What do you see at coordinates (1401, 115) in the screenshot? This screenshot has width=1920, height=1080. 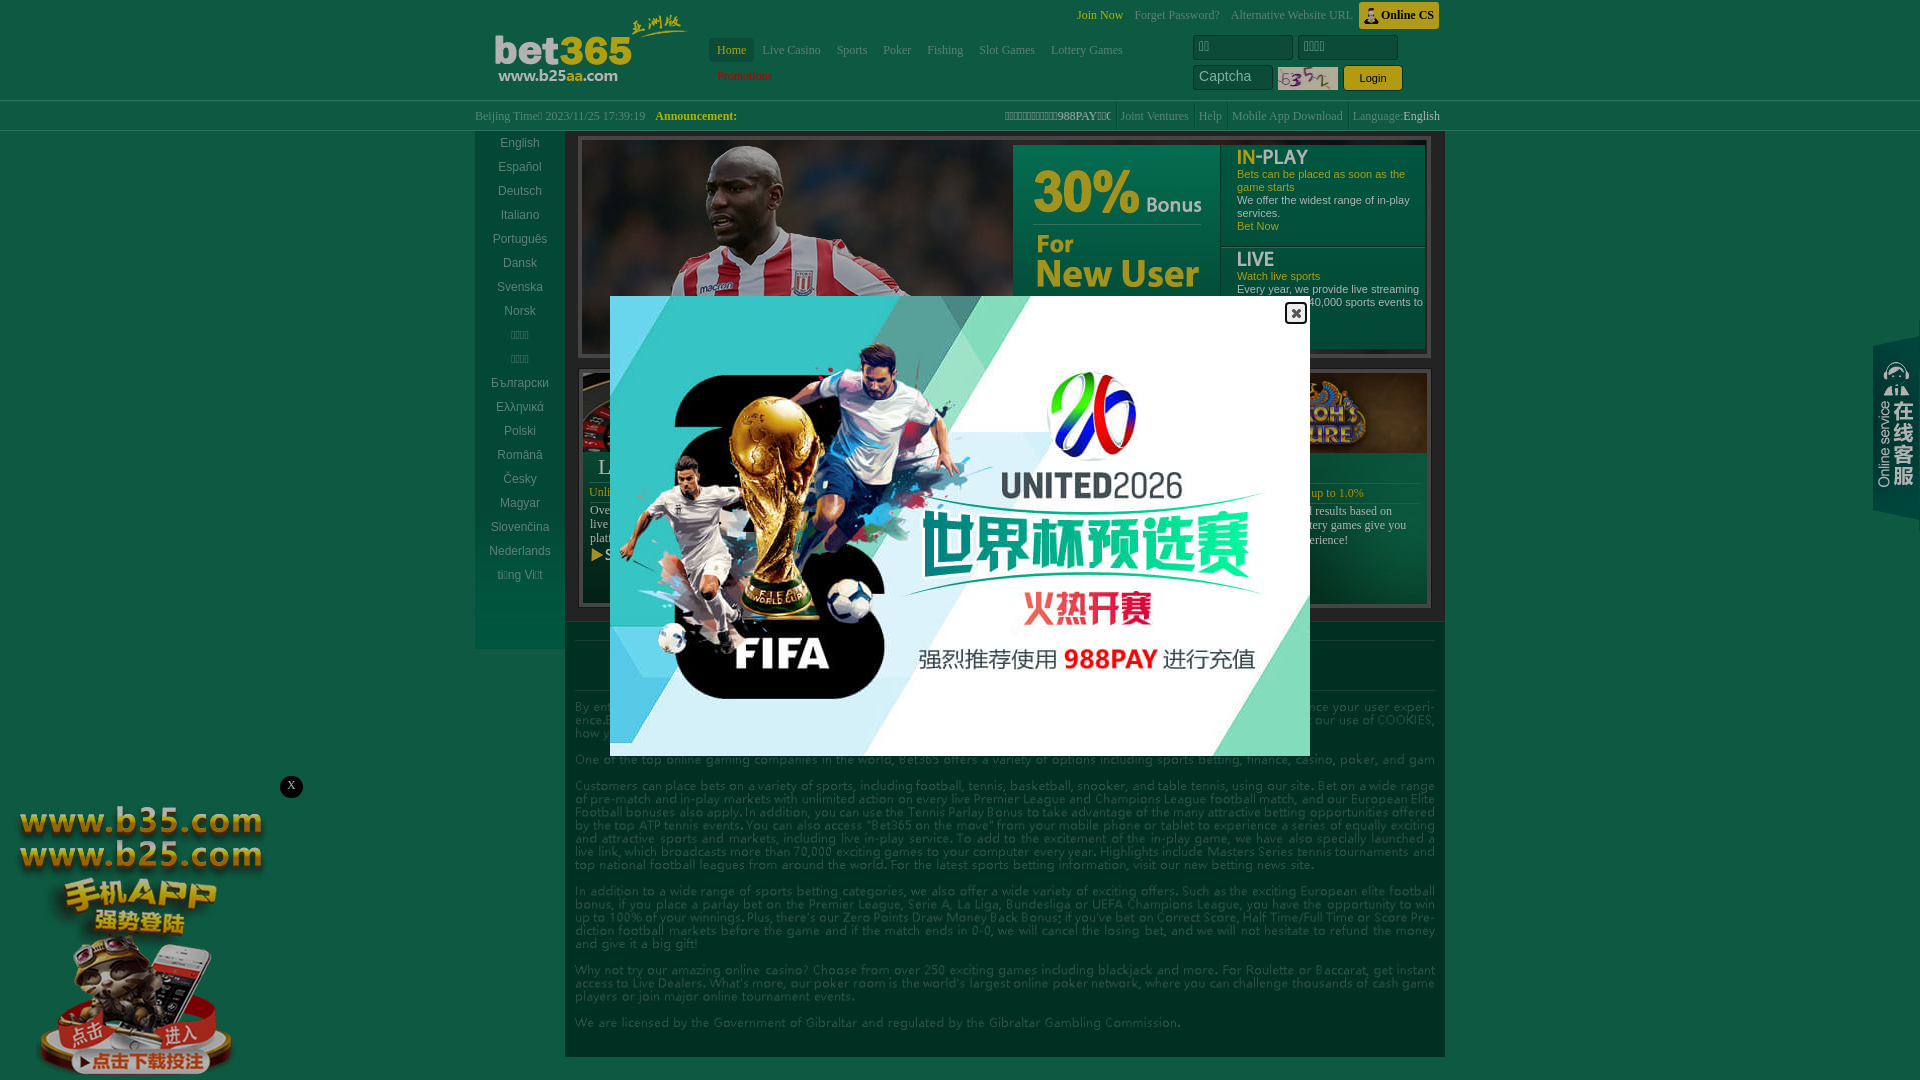 I see `'English'` at bounding box center [1401, 115].